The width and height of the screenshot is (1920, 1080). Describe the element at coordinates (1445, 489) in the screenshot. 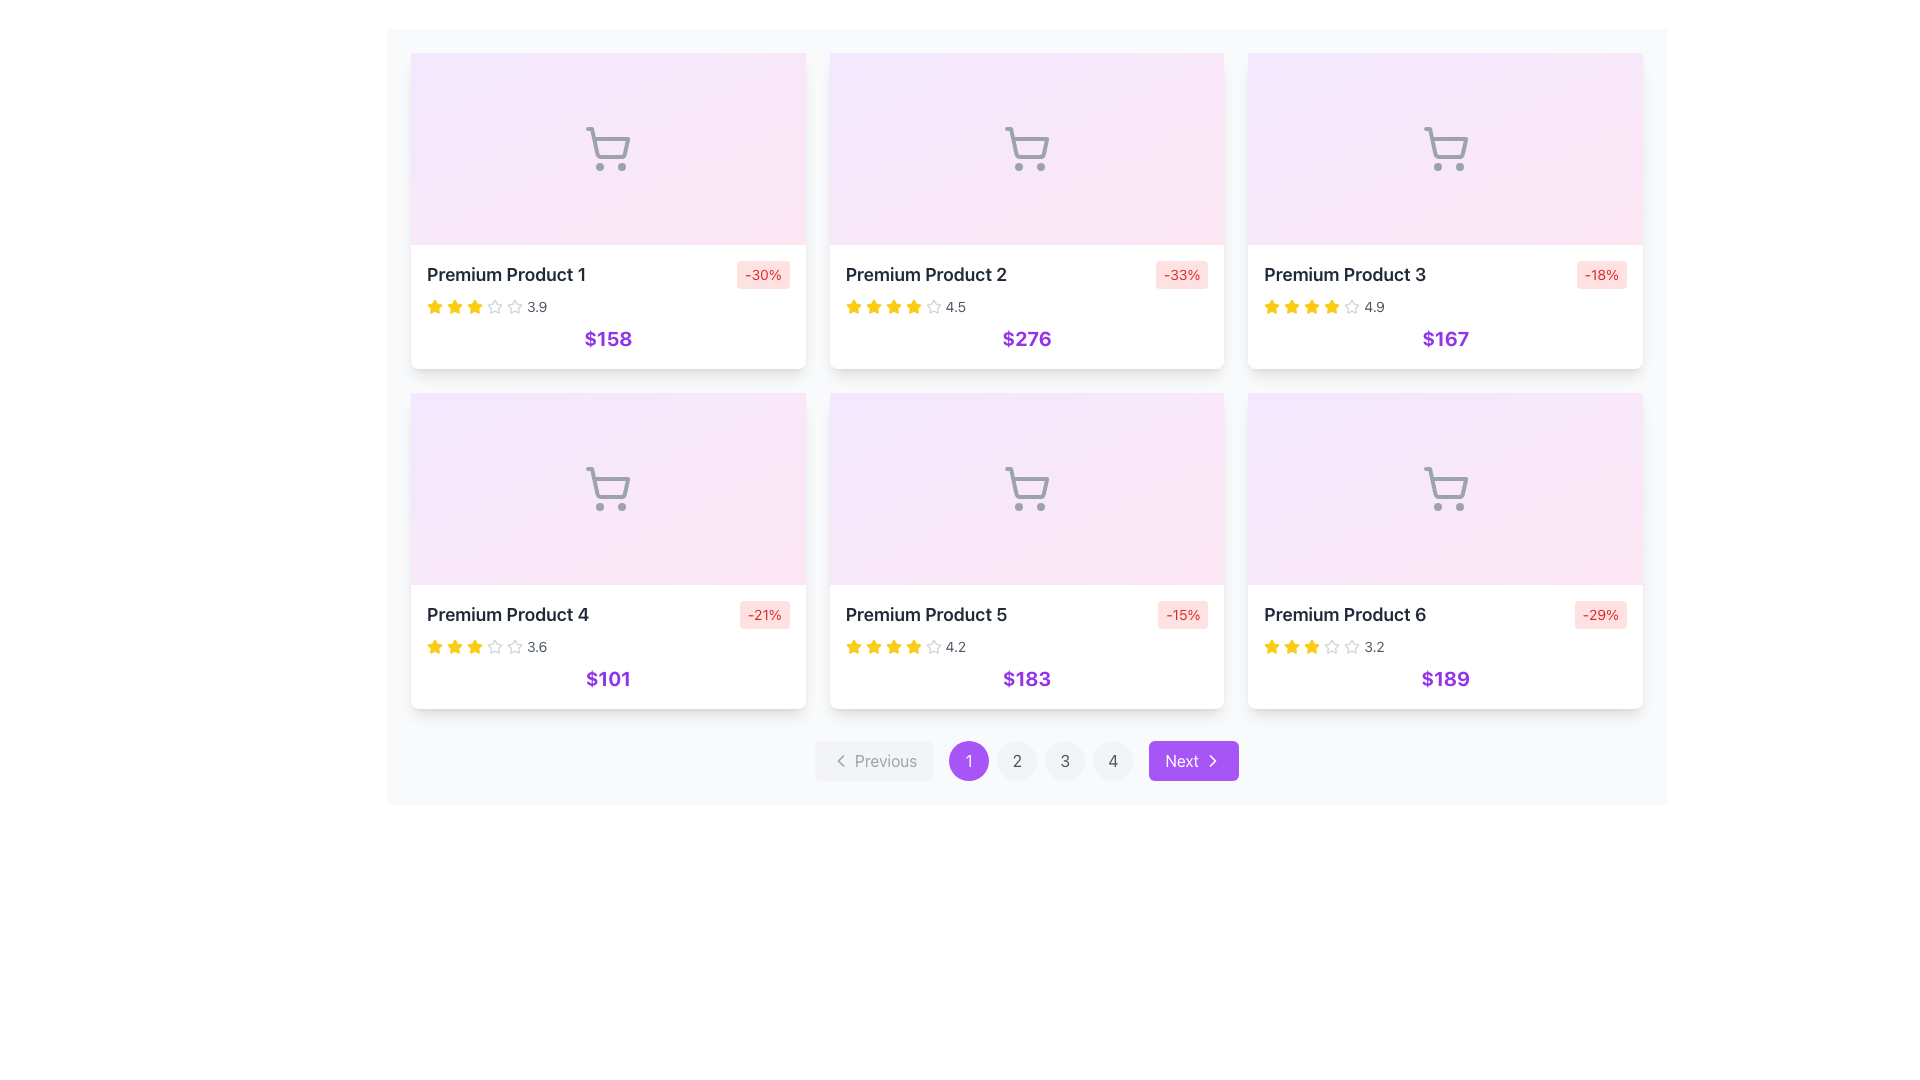

I see `the shopping cart icon with a light purple background located above the 'Premium Product 6' section by moving the cursor to its center point` at that location.